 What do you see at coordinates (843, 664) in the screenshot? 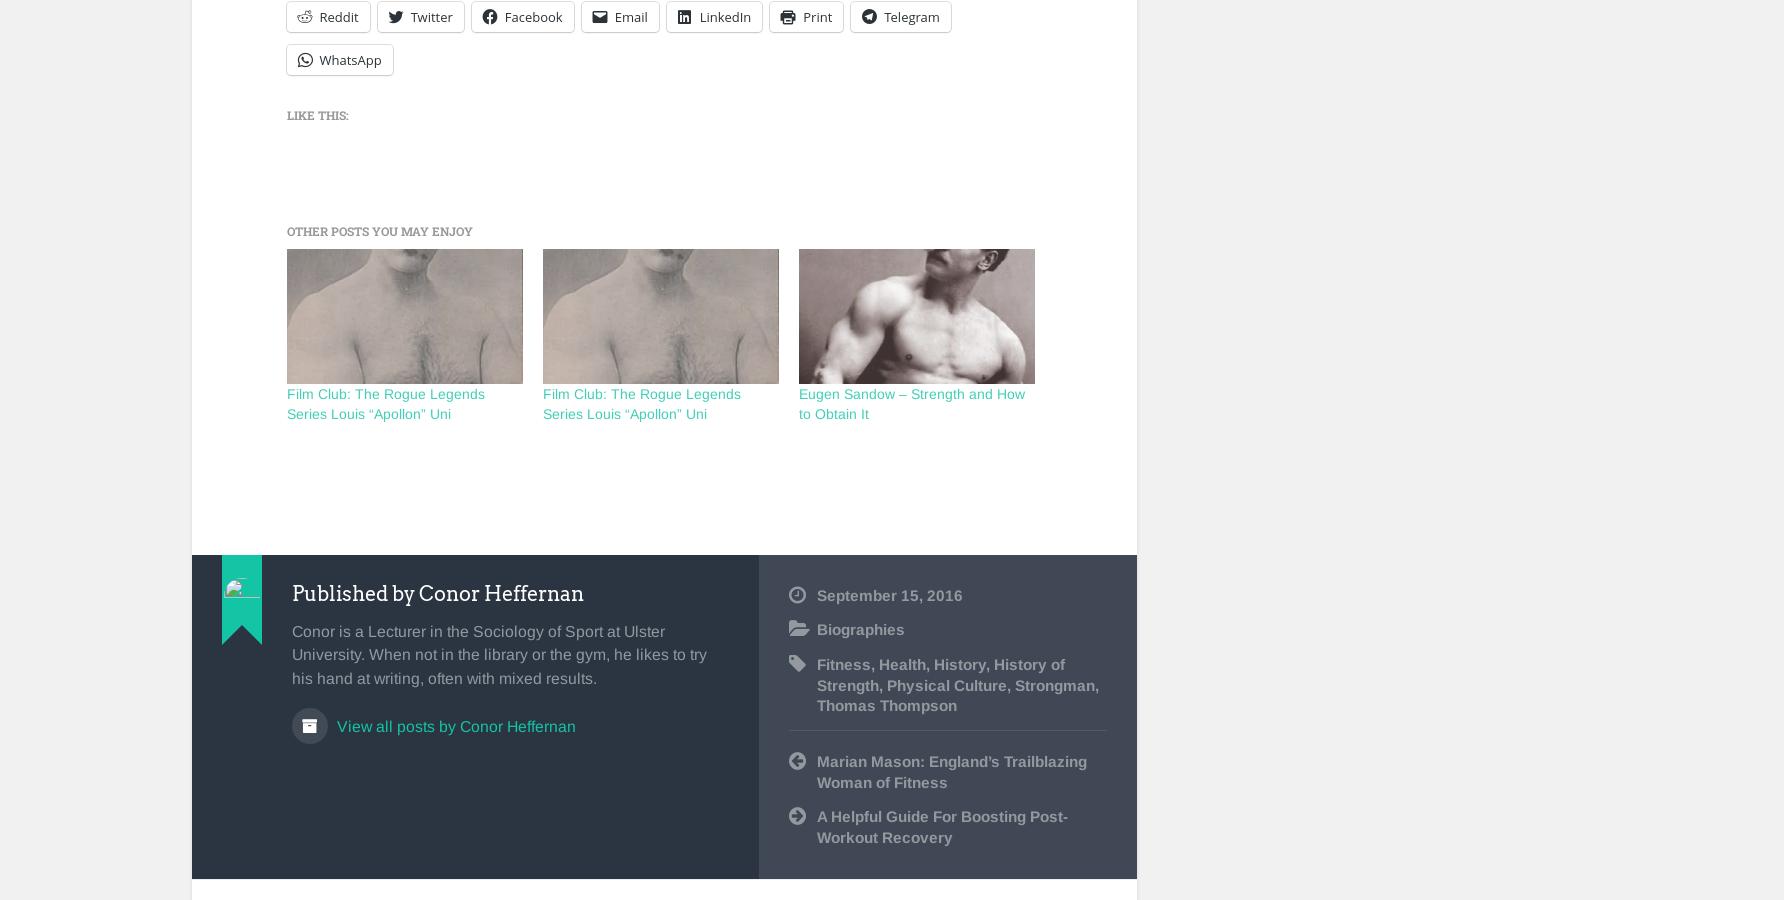
I see `'Fitness'` at bounding box center [843, 664].